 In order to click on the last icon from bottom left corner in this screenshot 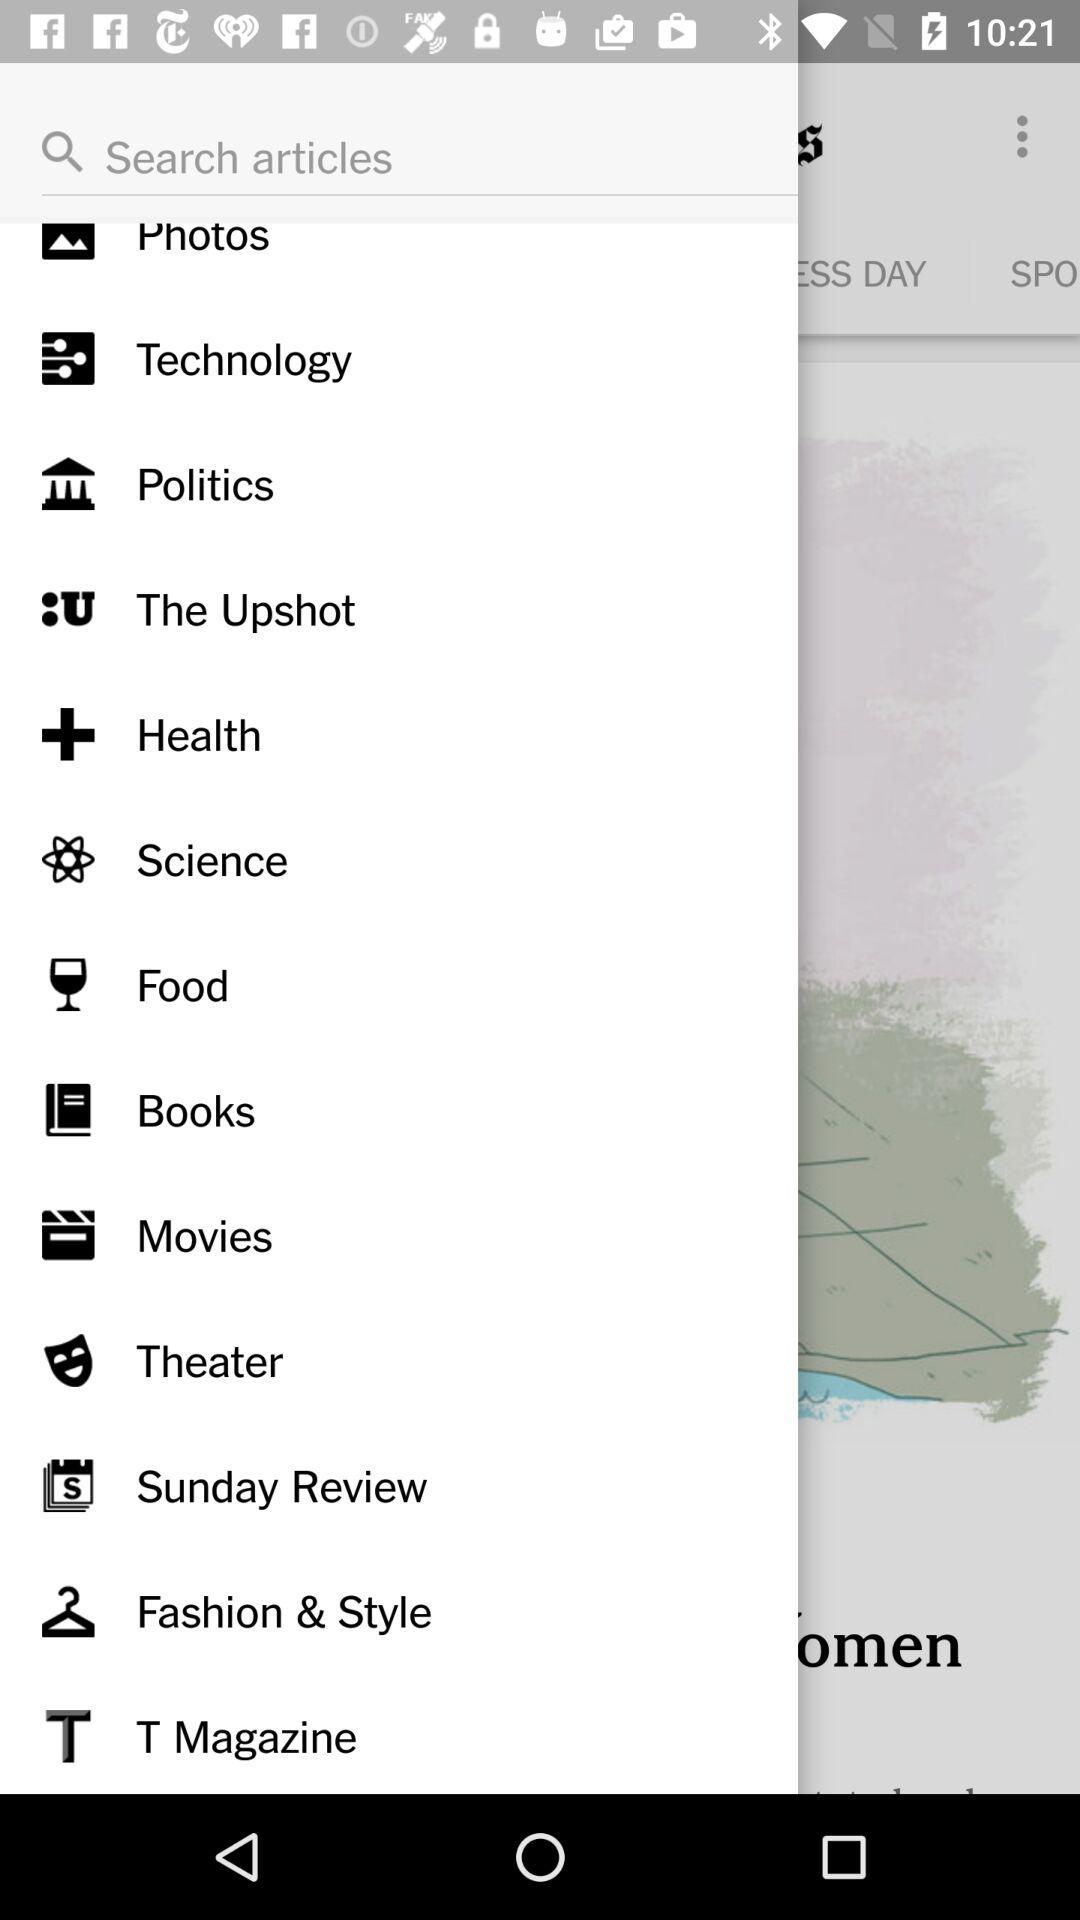, I will do `click(67, 1735)`.